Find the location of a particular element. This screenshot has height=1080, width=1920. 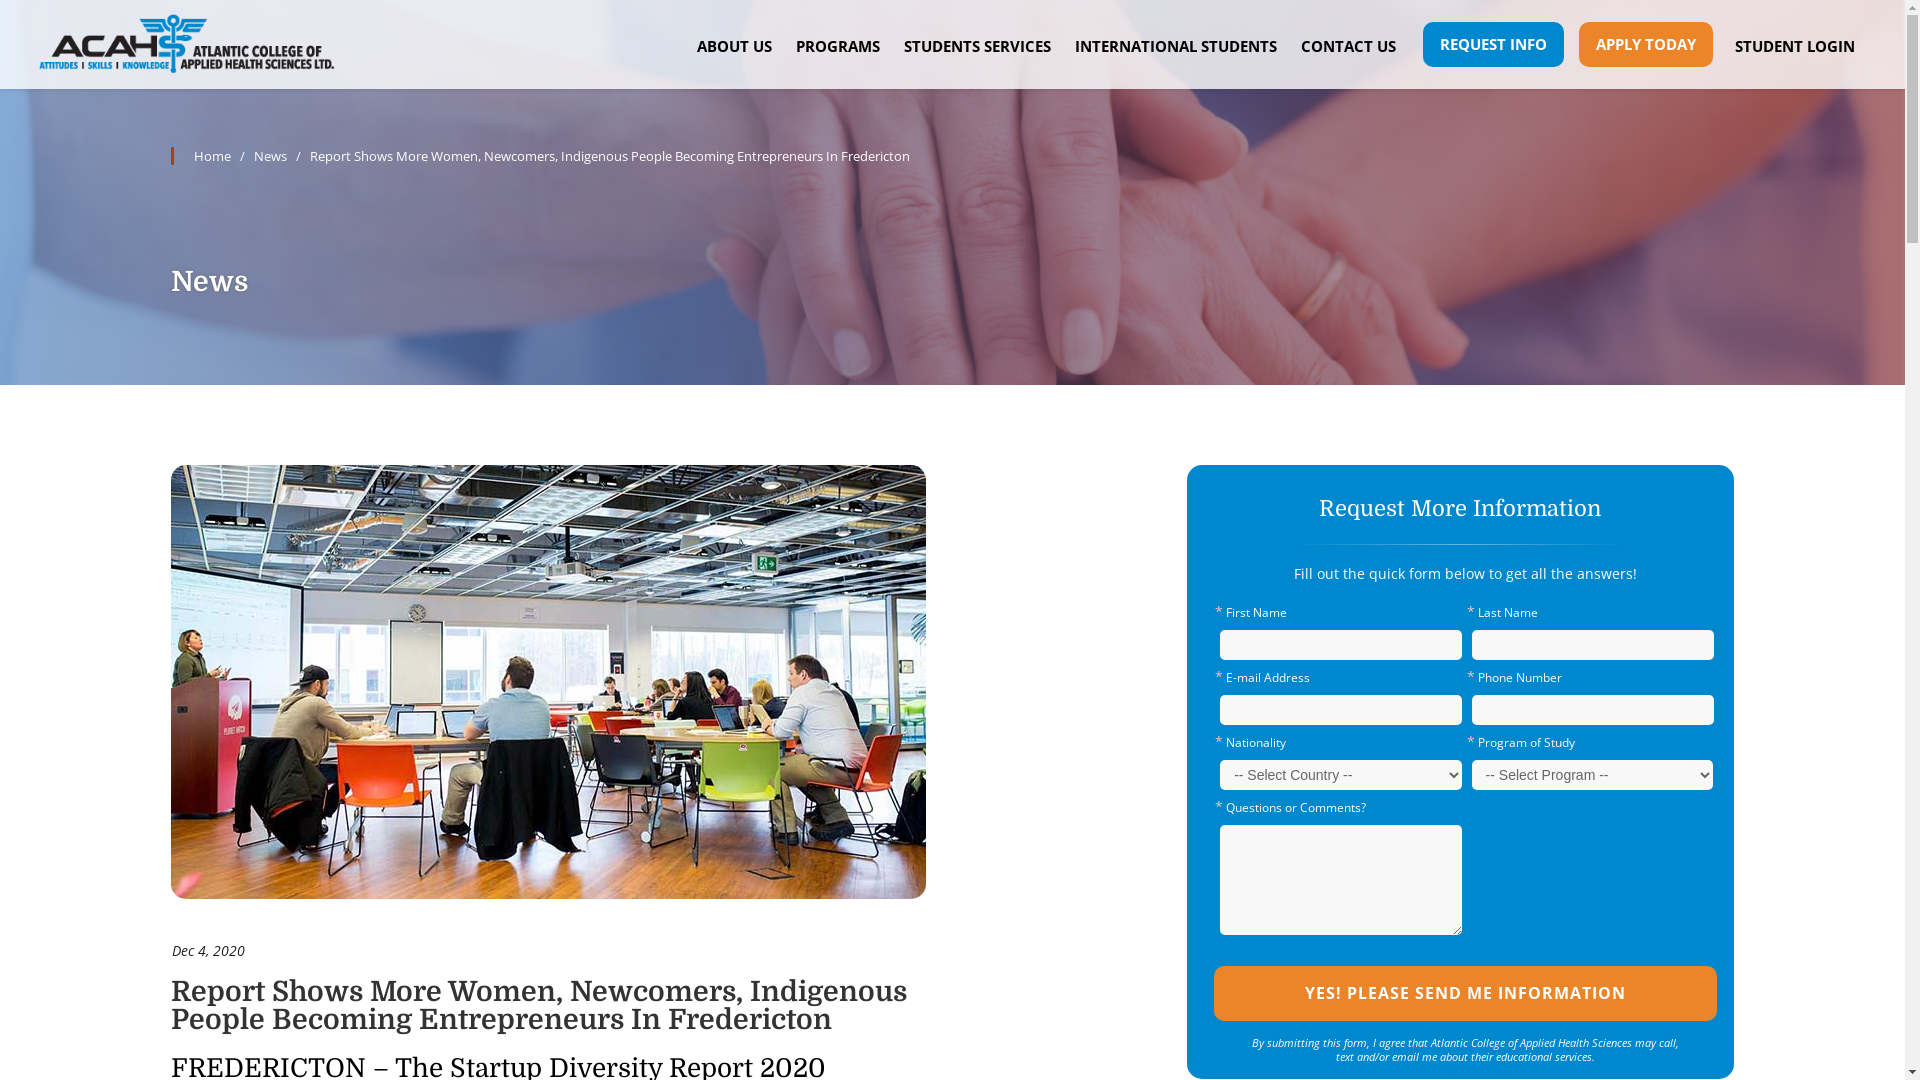

'CONTACT US' is located at coordinates (1348, 45).